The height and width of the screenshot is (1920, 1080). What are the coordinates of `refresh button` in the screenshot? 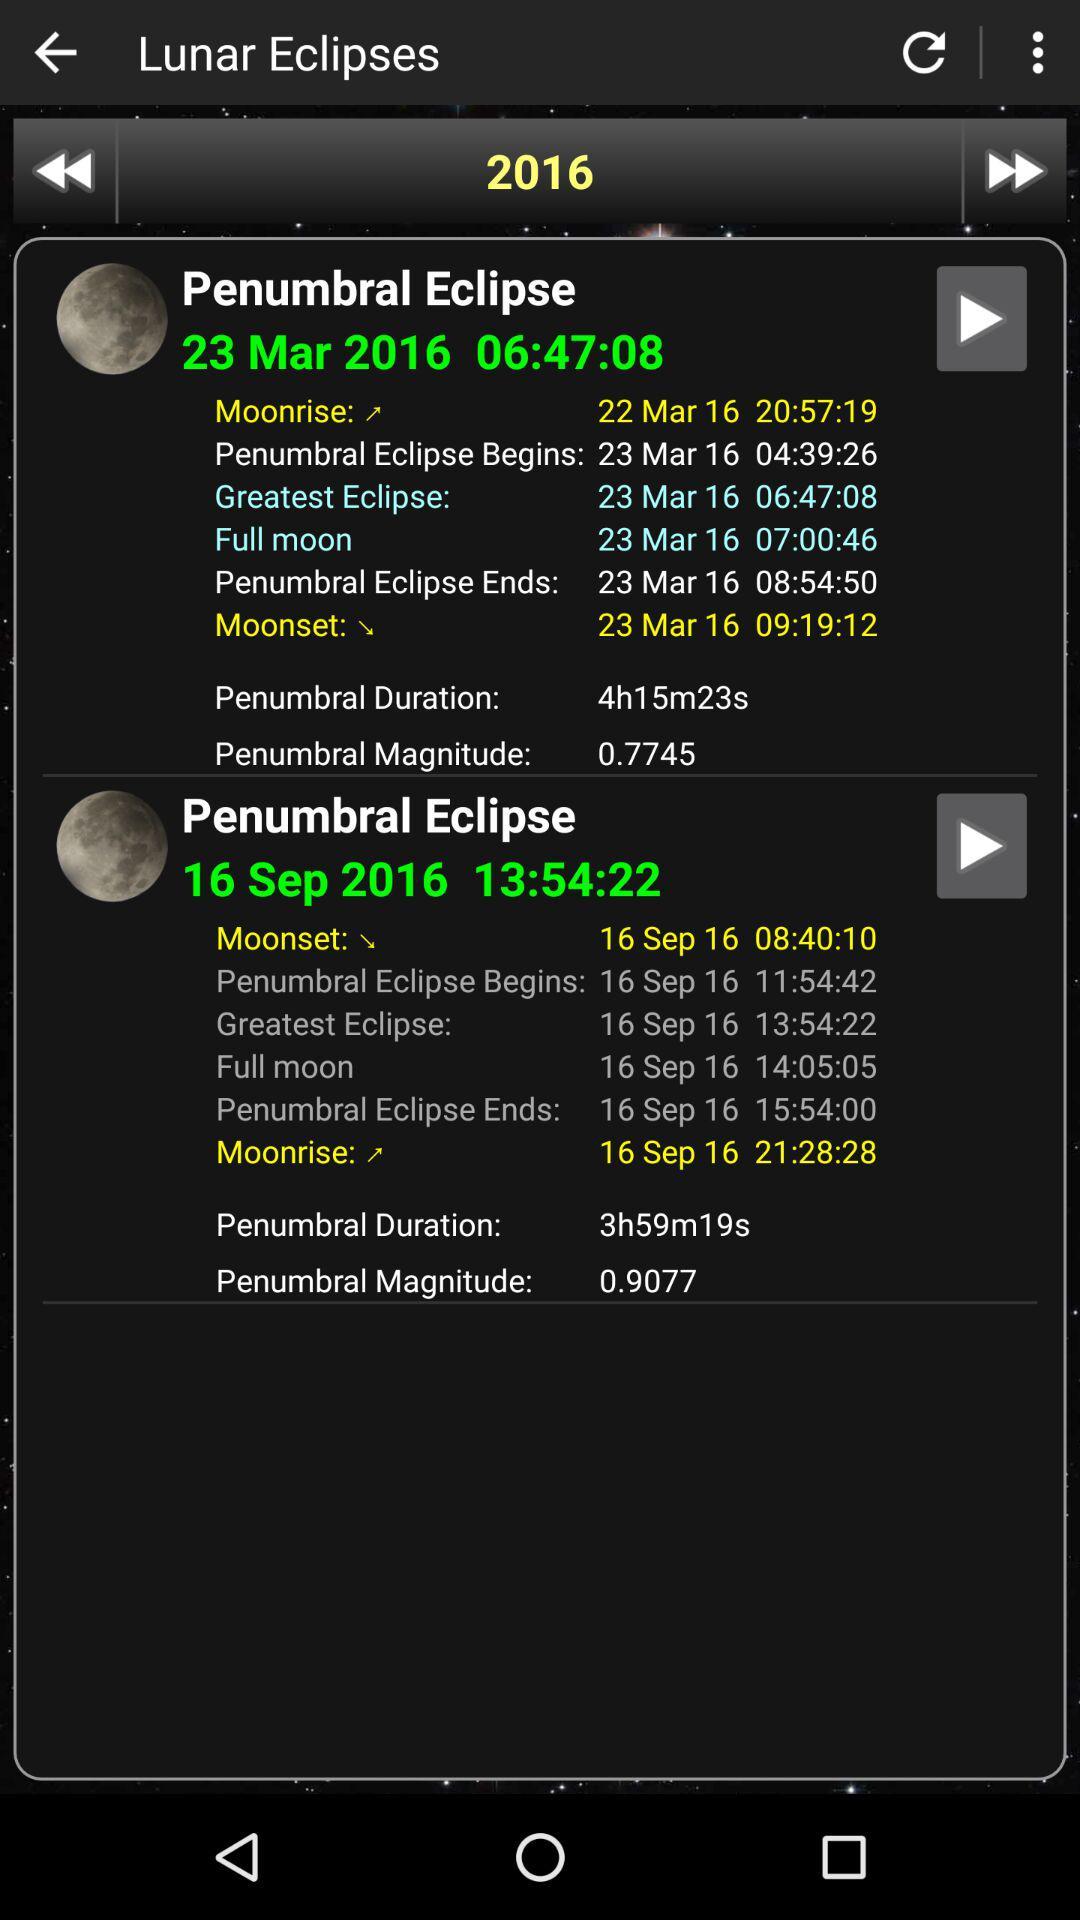 It's located at (924, 52).